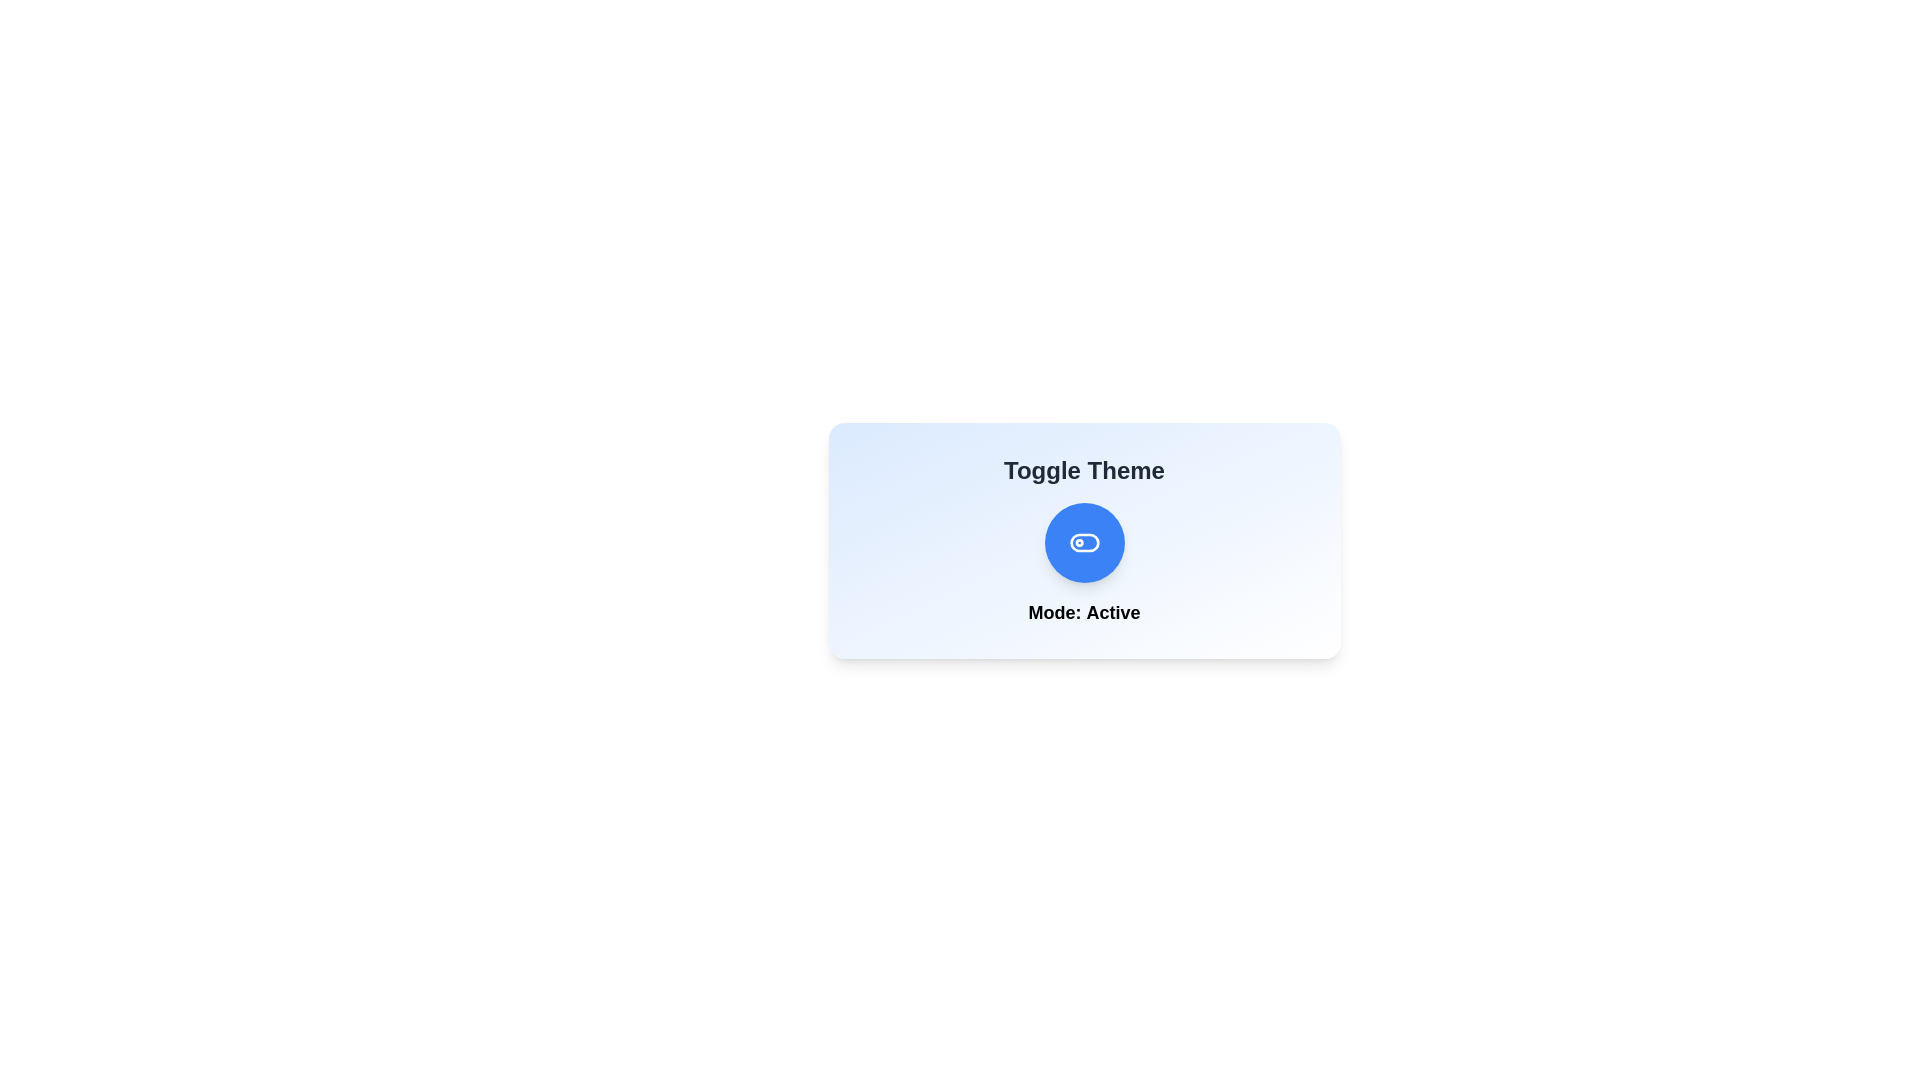 The height and width of the screenshot is (1080, 1920). What do you see at coordinates (1083, 543) in the screenshot?
I see `the button to toggle the theme` at bounding box center [1083, 543].